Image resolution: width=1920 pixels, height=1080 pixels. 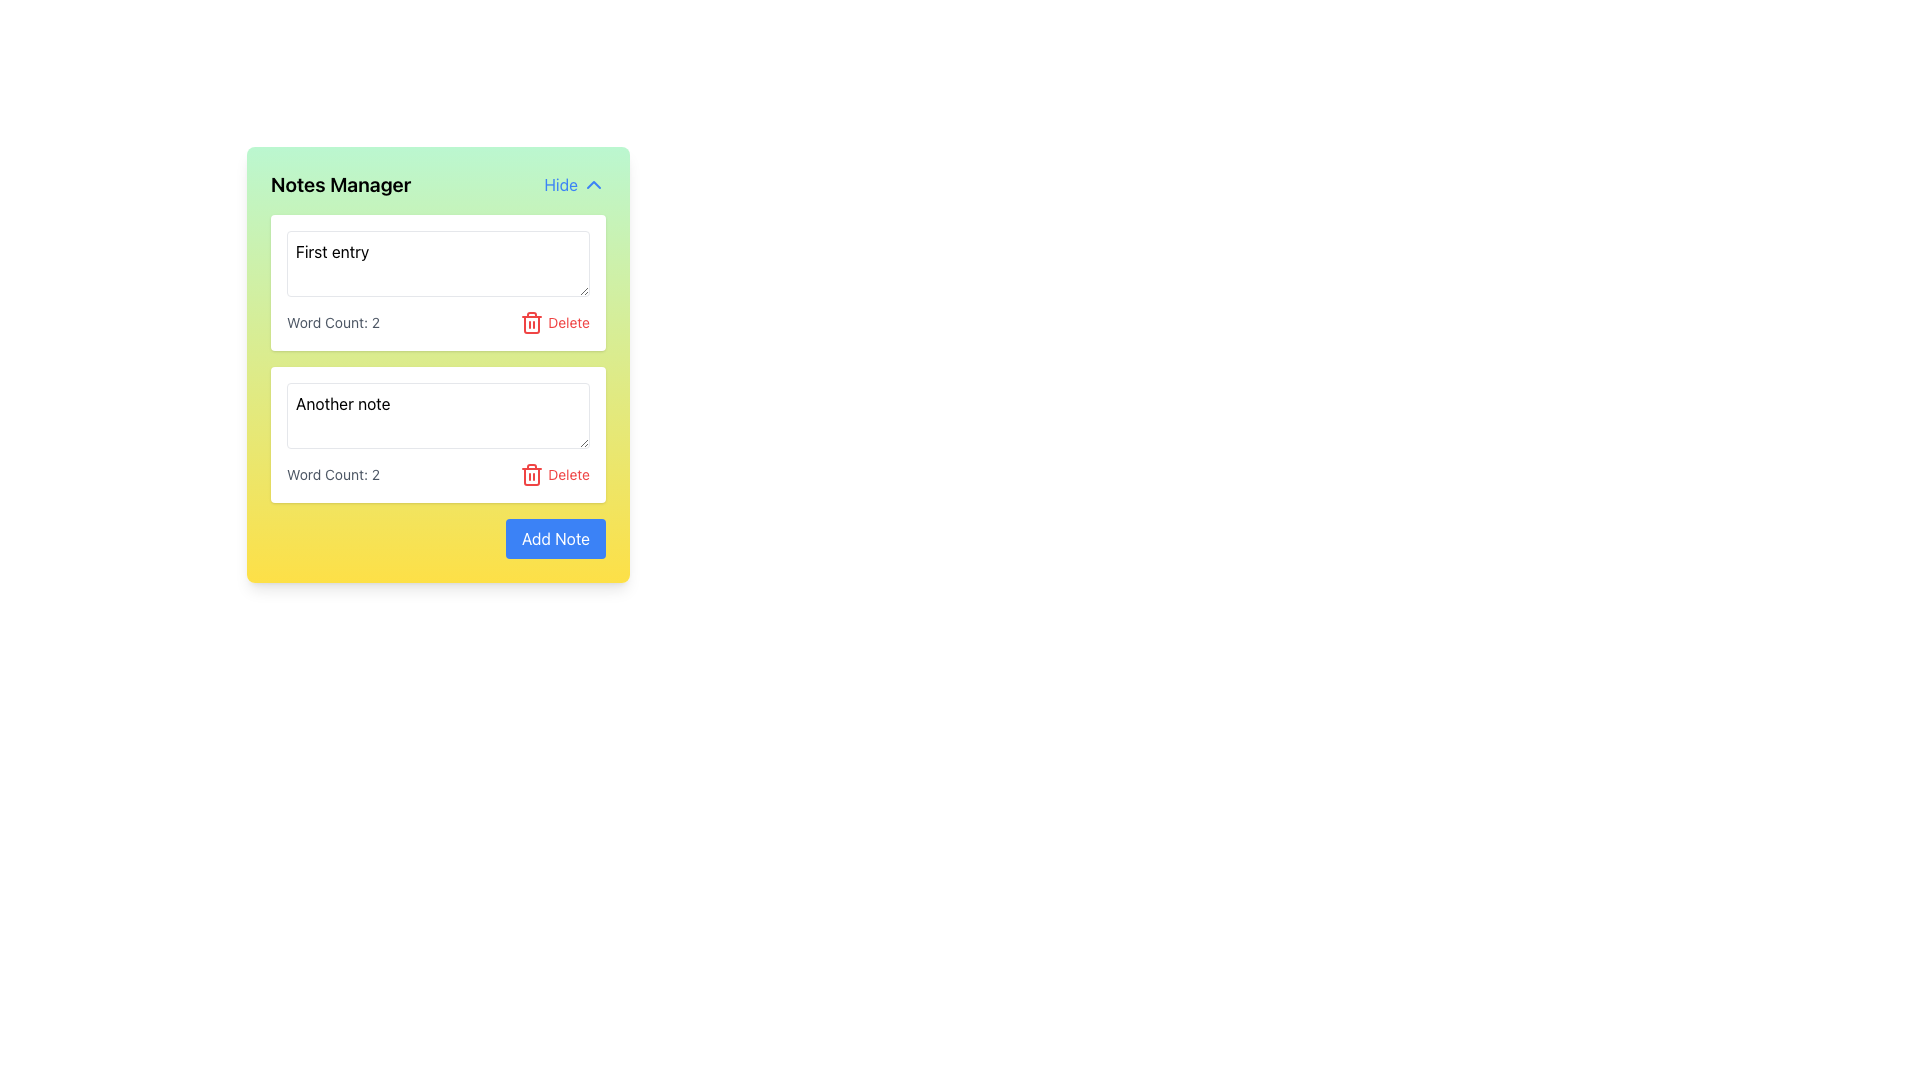 What do you see at coordinates (333, 322) in the screenshot?
I see `the Text Display element that shows the number of words in the associated note, located below the first text input in the 'Notes Manager' section and left of the 'Delete' button` at bounding box center [333, 322].